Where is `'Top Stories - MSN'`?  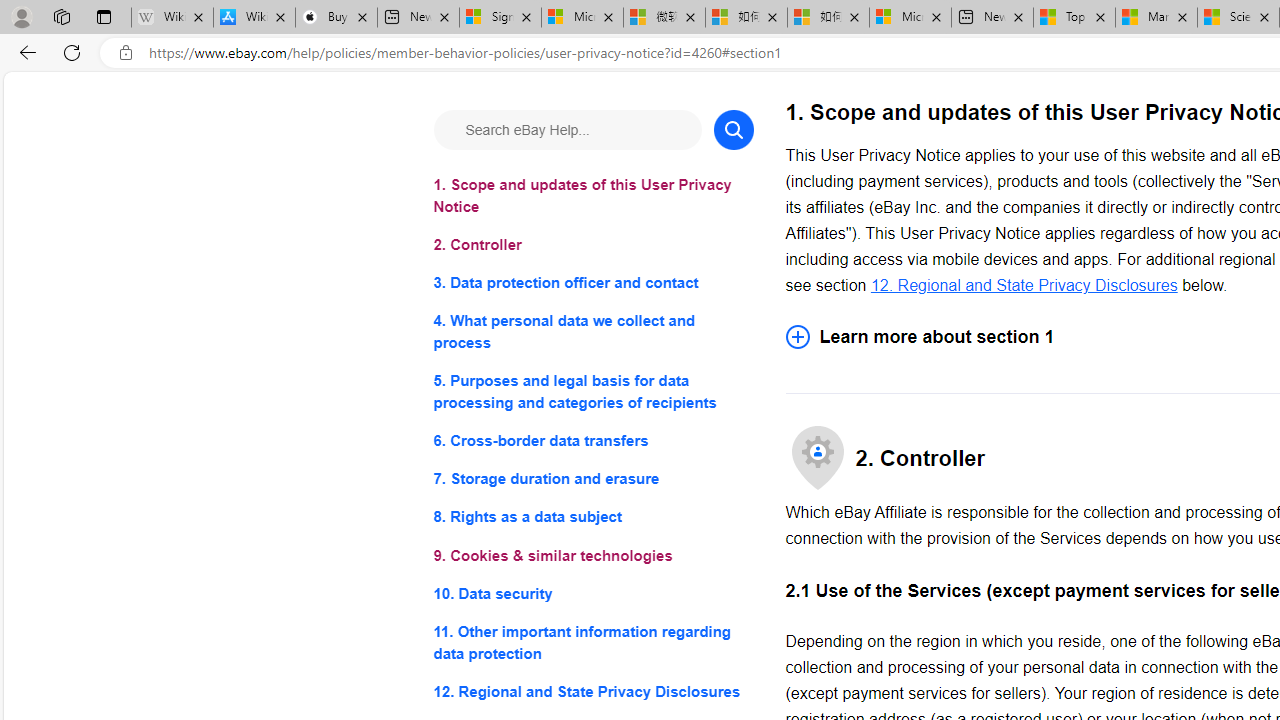
'Top Stories - MSN' is located at coordinates (1073, 17).